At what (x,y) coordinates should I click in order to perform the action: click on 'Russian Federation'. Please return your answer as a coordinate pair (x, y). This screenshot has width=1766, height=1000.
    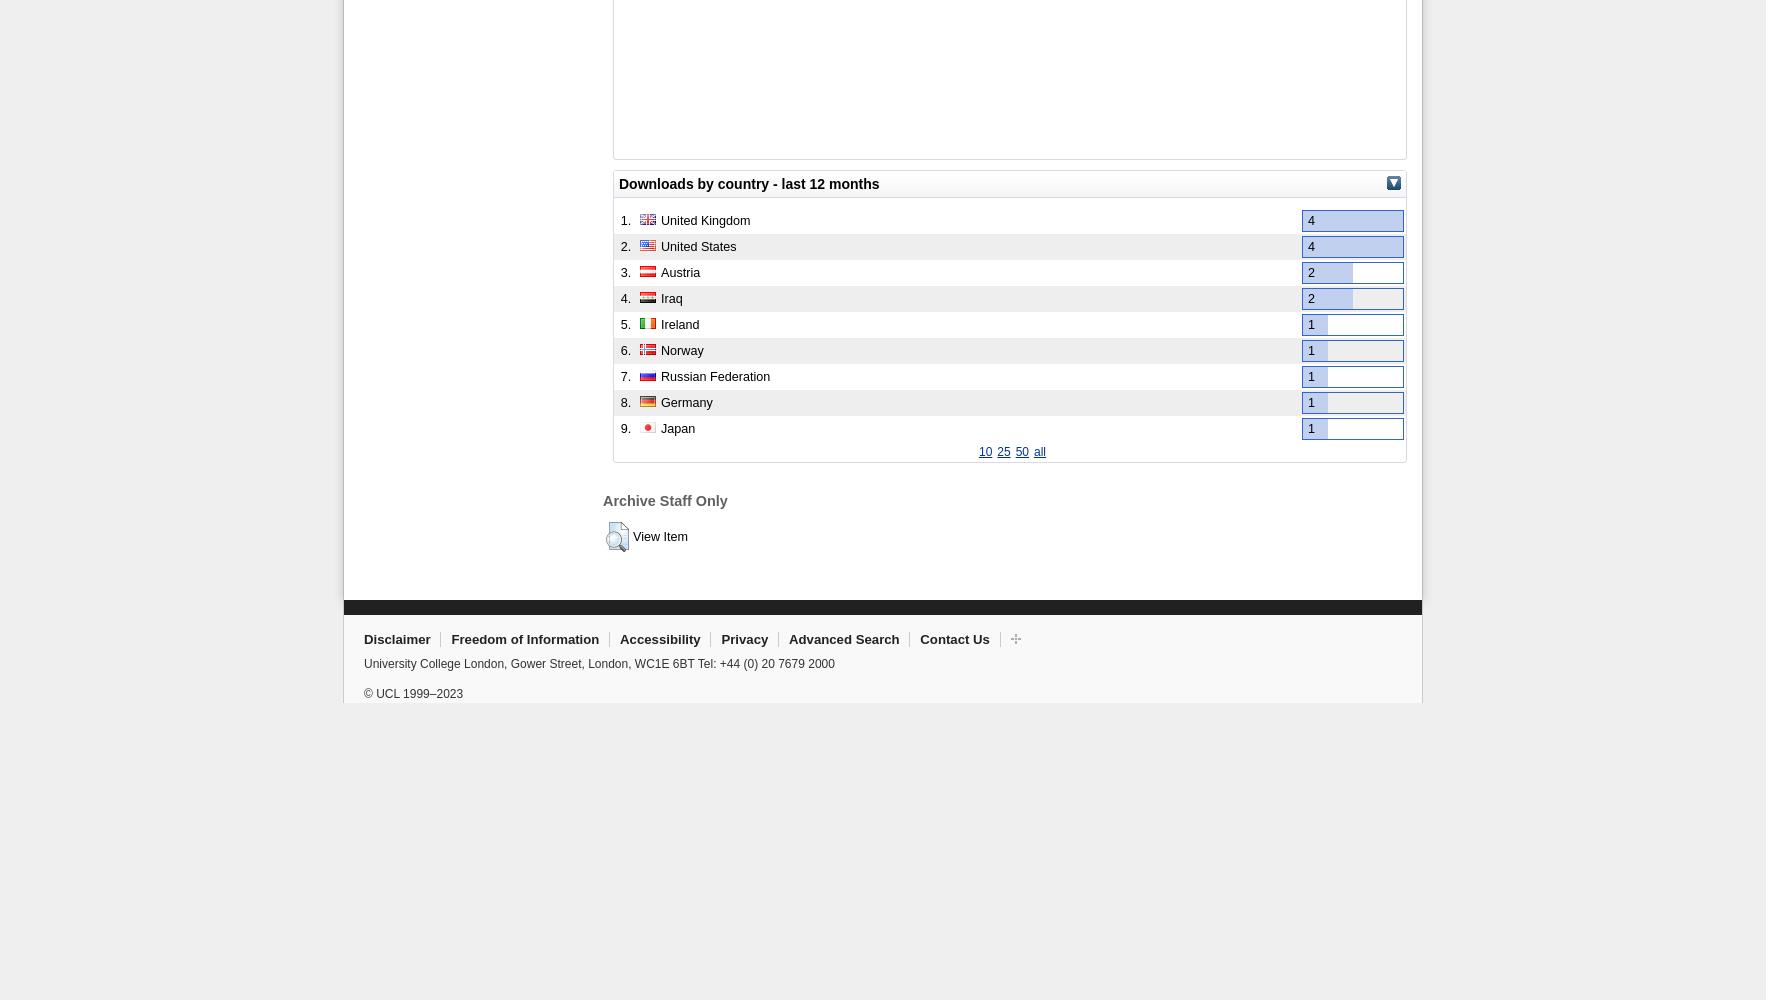
    Looking at the image, I should click on (715, 376).